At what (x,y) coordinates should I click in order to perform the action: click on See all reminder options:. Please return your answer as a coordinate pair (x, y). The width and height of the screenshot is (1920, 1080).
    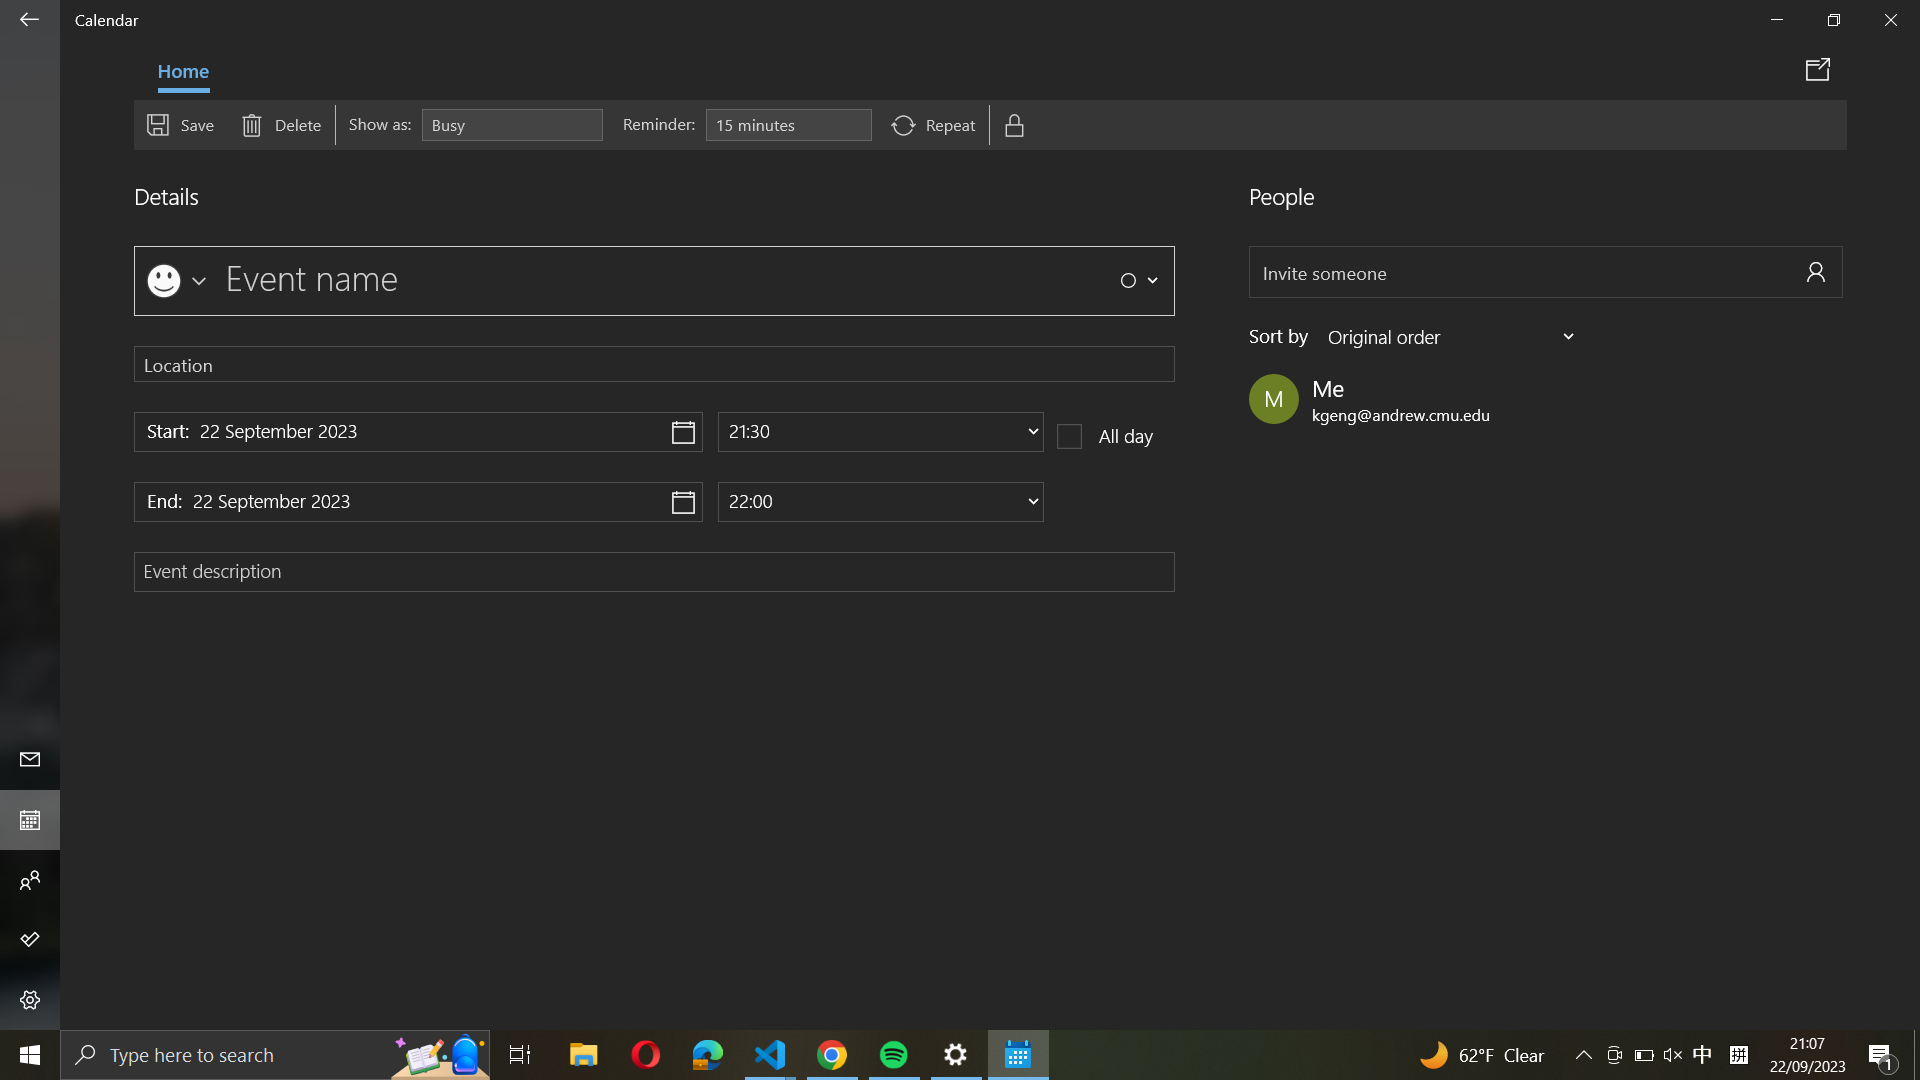
    Looking at the image, I should click on (787, 125).